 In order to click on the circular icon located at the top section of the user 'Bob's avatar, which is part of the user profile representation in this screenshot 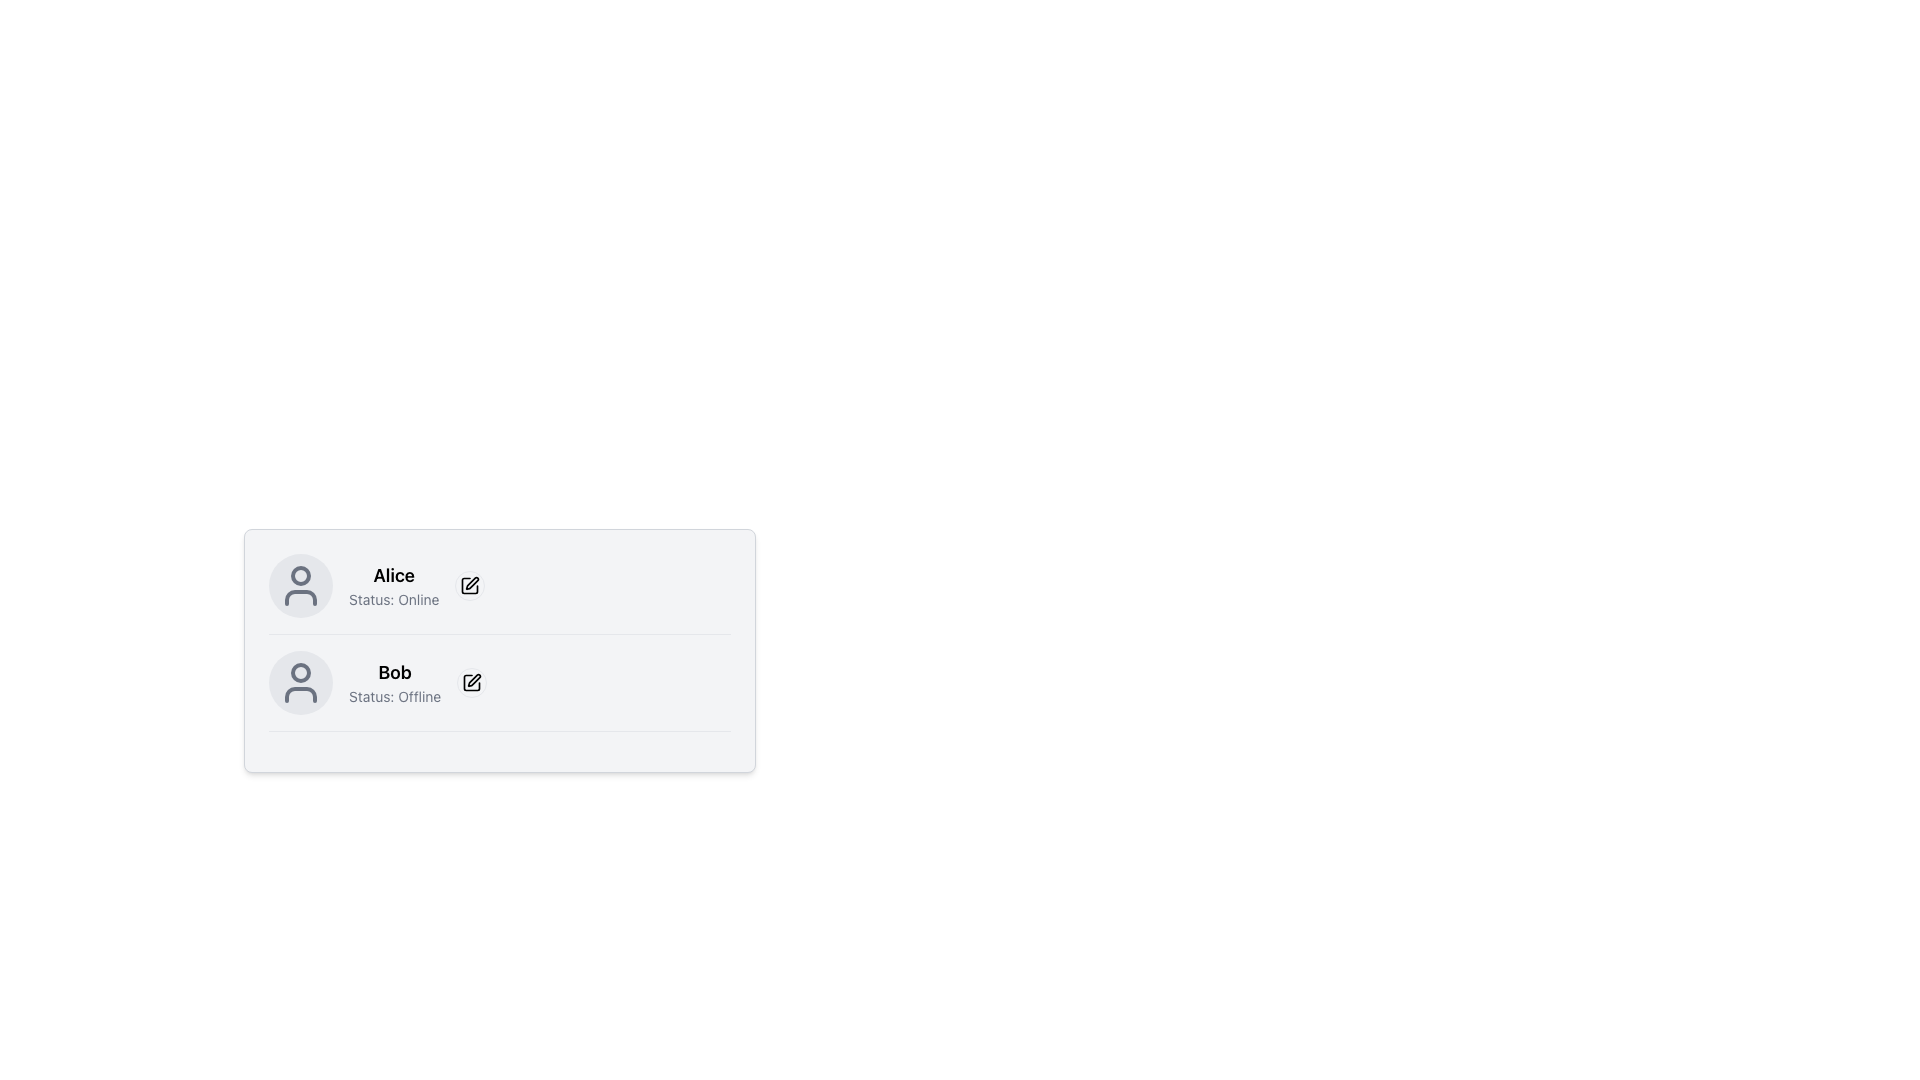, I will do `click(300, 672)`.